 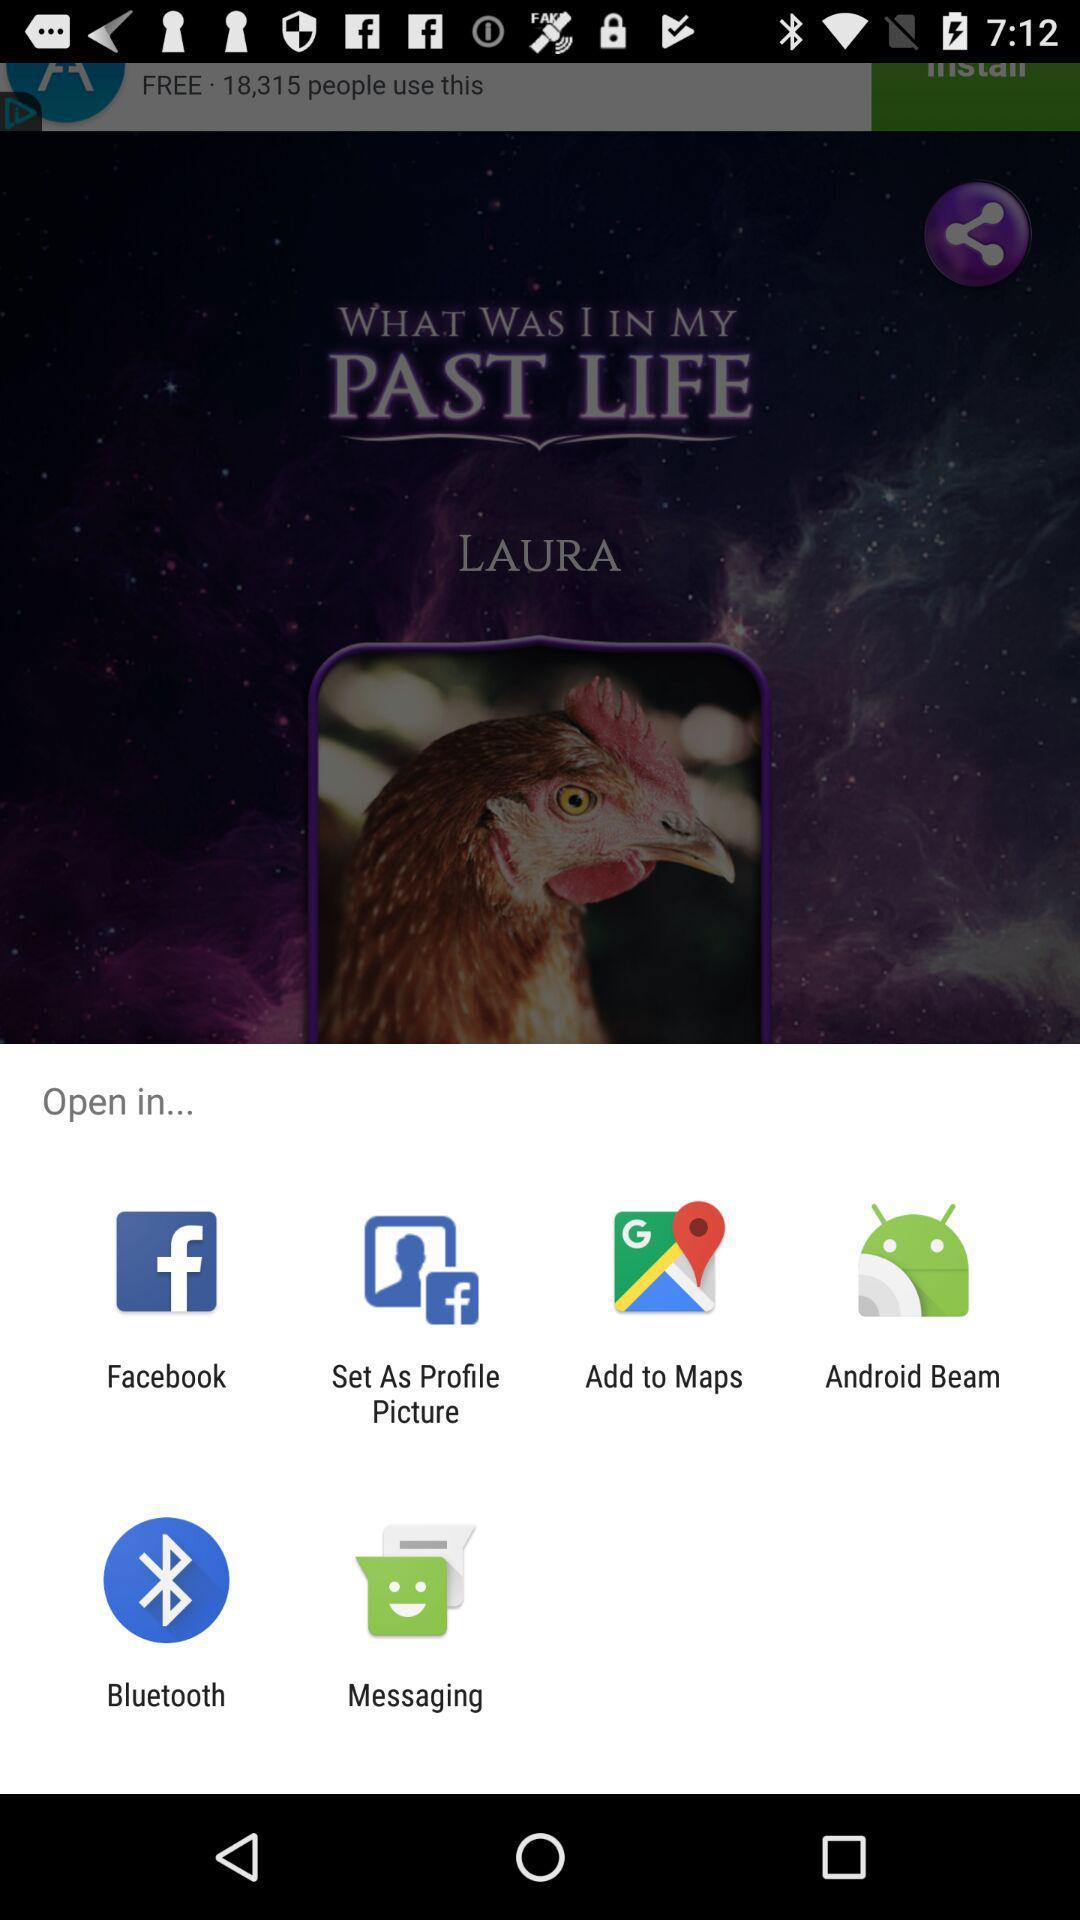 I want to click on the app to the left of add to maps, so click(x=414, y=1392).